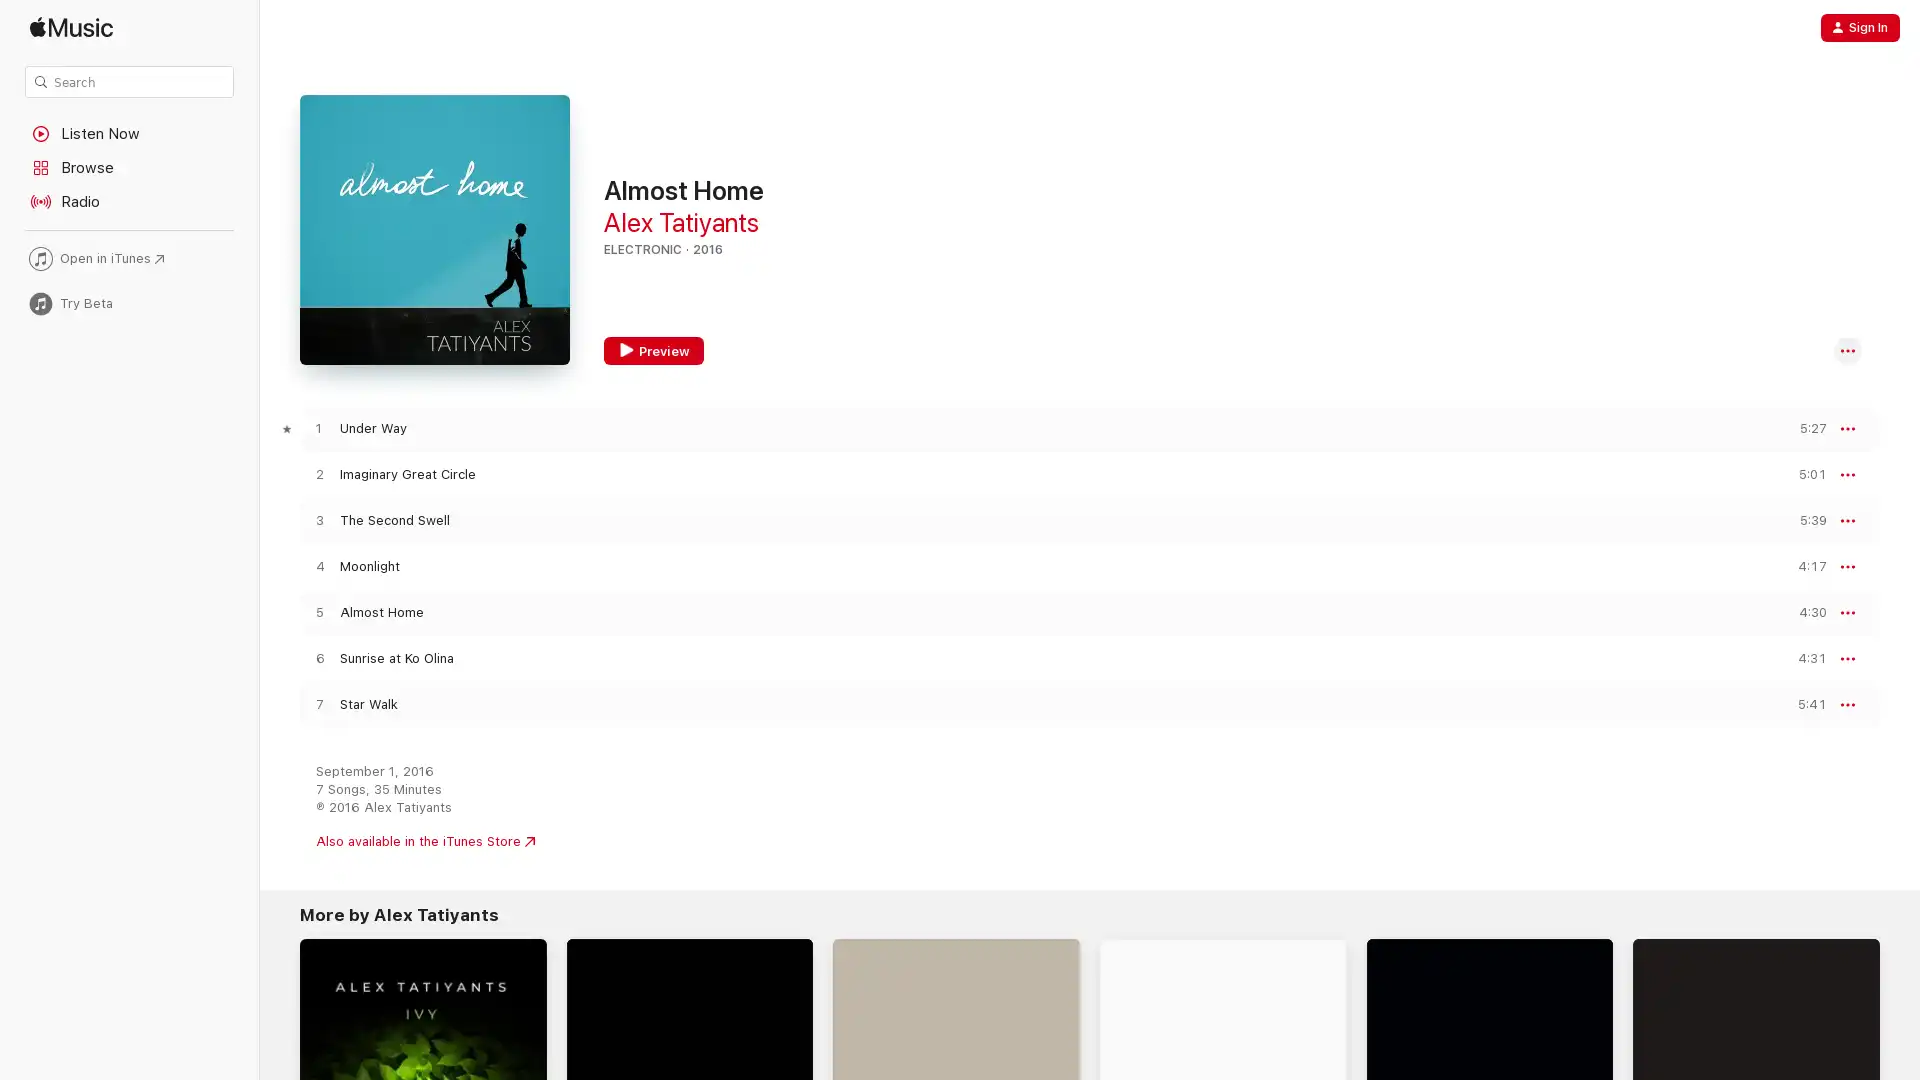  I want to click on More, so click(1847, 704).